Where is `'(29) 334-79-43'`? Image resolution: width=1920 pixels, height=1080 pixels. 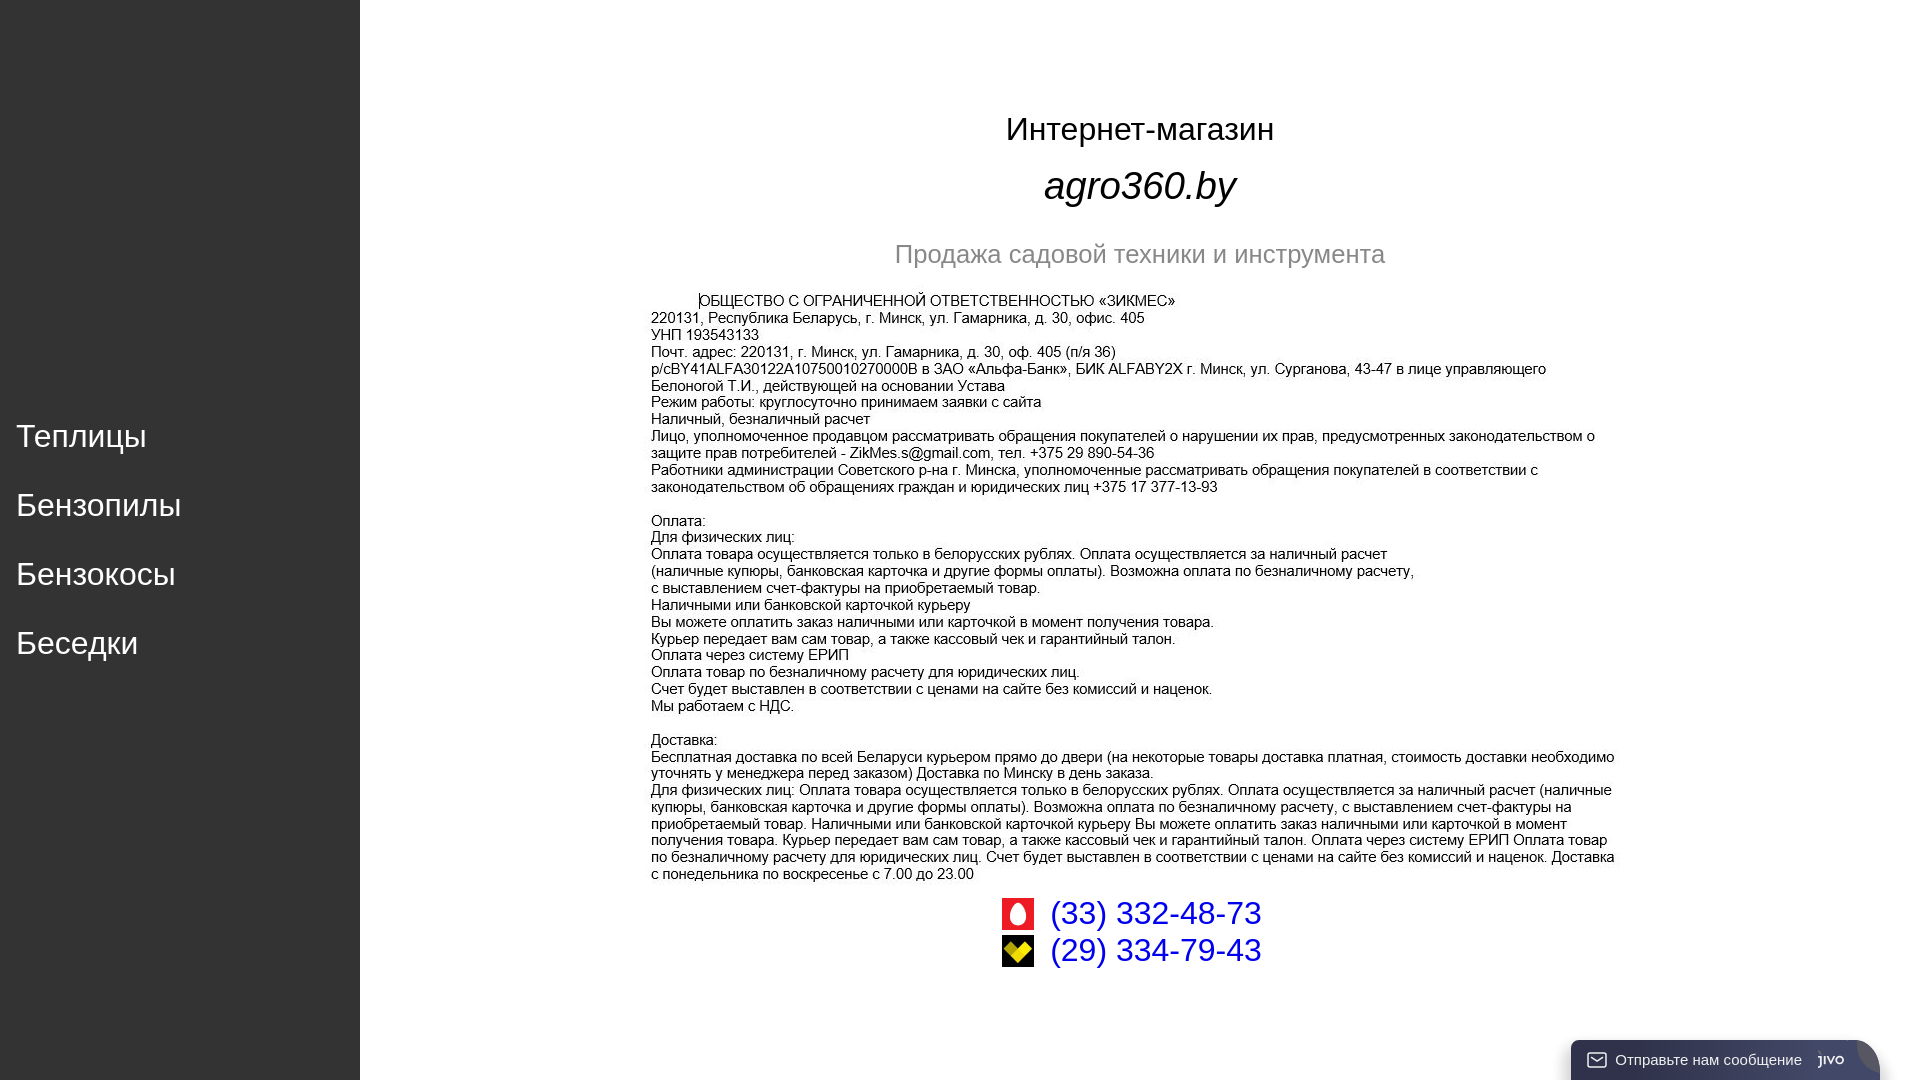 '(29) 334-79-43' is located at coordinates (1156, 949).